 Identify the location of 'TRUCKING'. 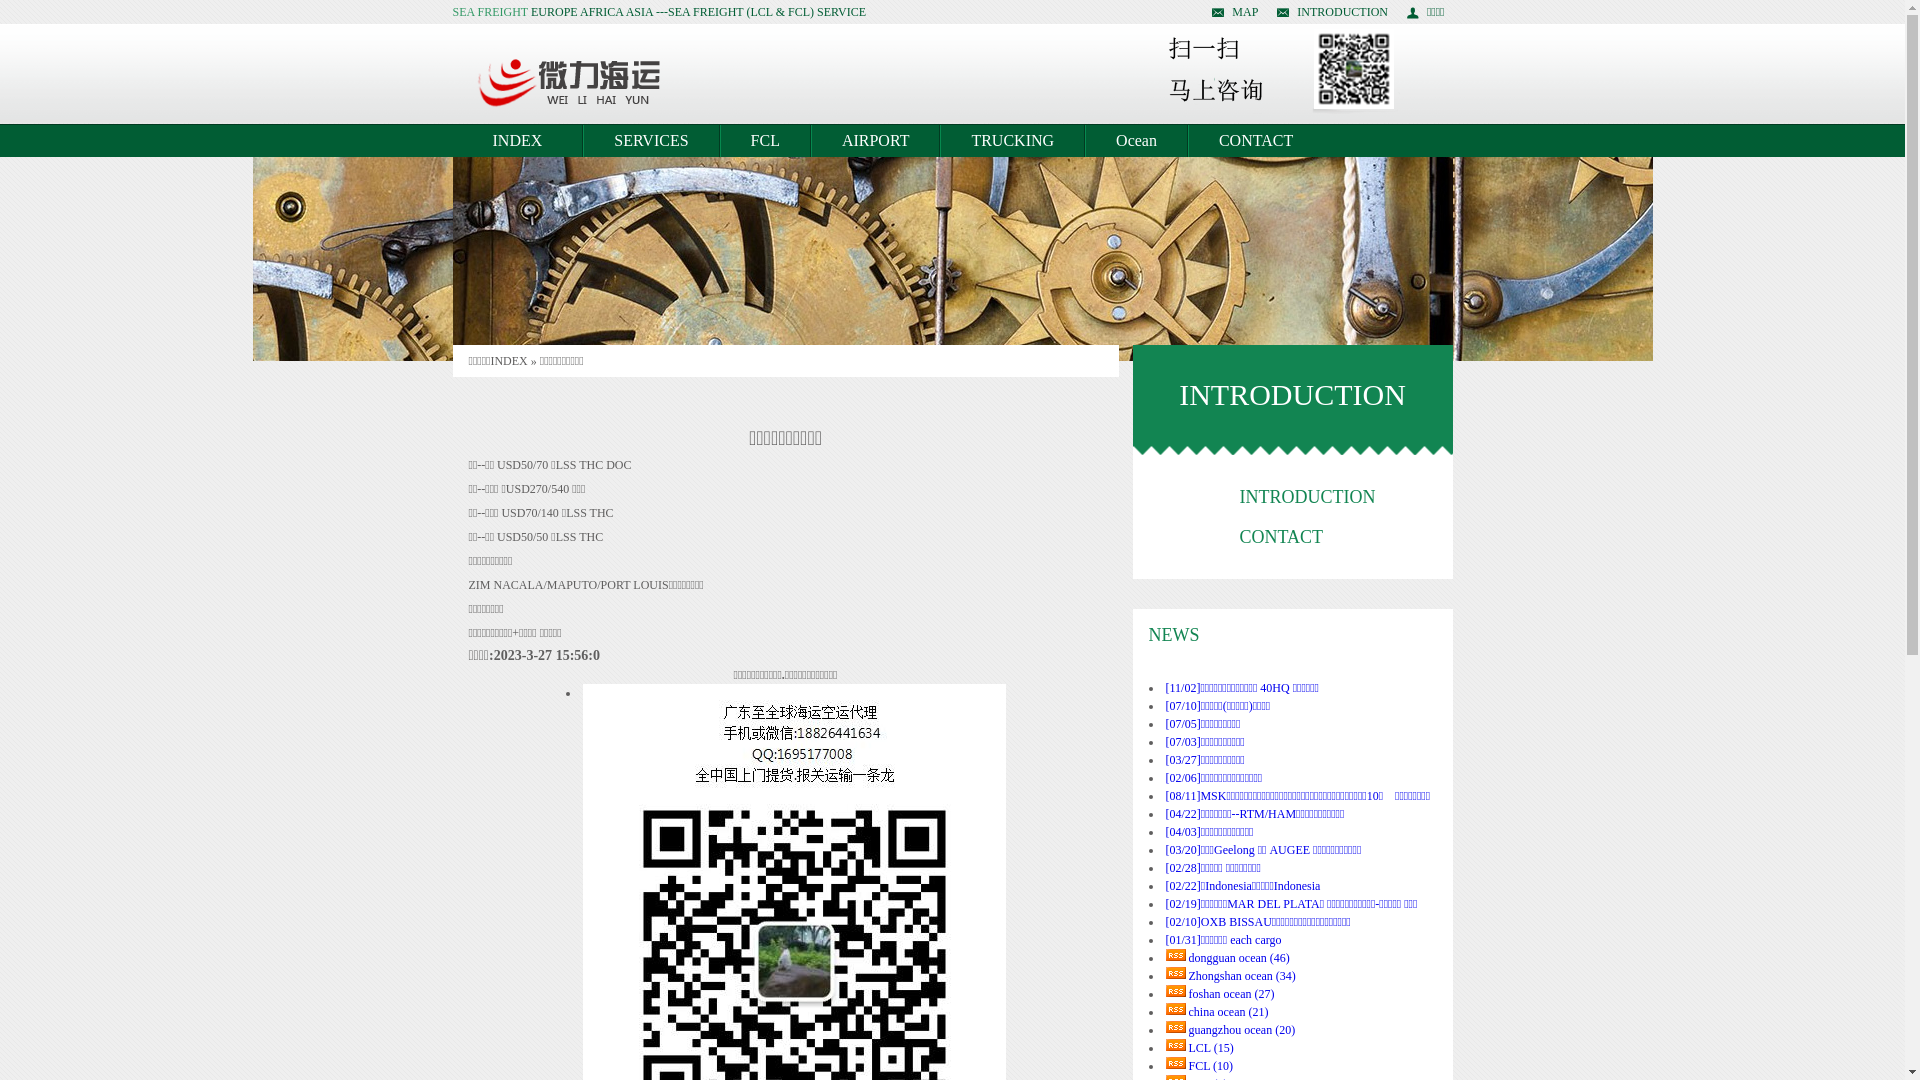
(1012, 140).